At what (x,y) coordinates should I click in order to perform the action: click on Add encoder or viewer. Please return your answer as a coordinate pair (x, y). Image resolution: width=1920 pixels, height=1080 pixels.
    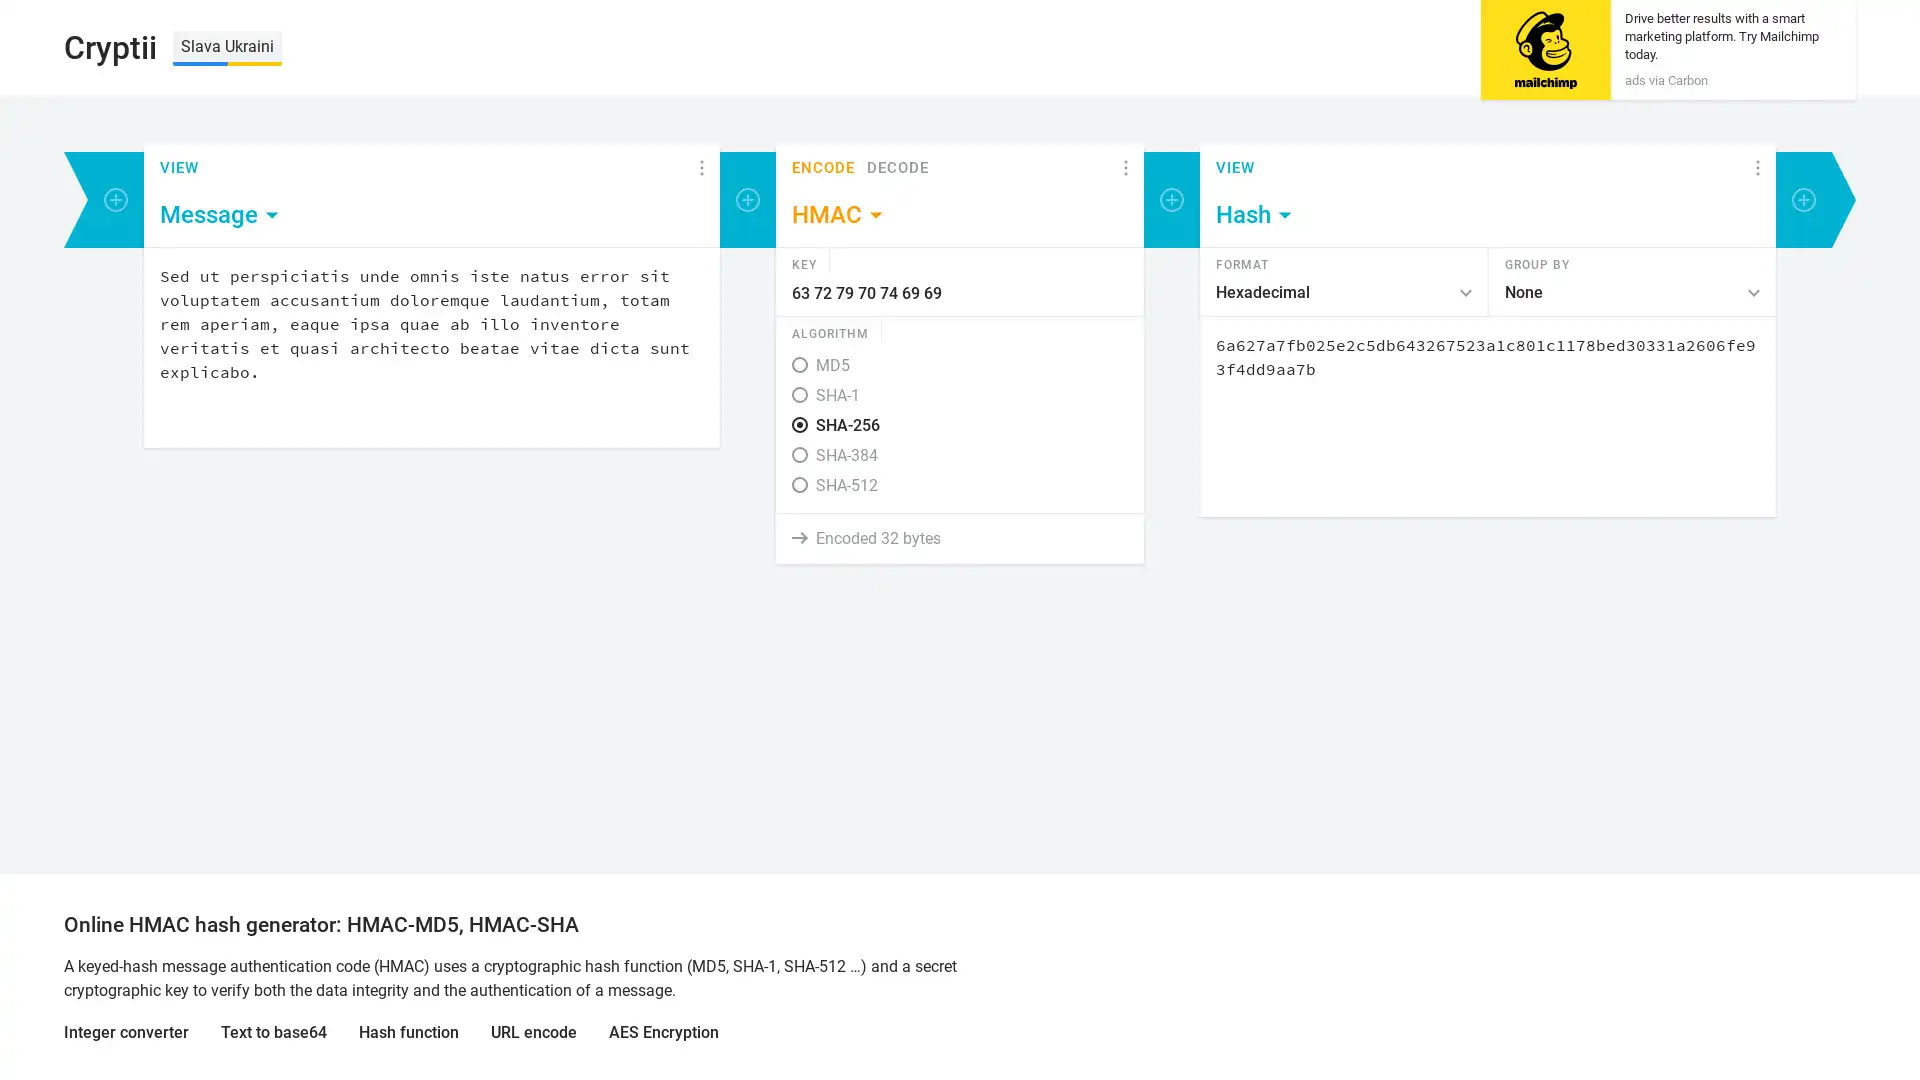
    Looking at the image, I should click on (114, 200).